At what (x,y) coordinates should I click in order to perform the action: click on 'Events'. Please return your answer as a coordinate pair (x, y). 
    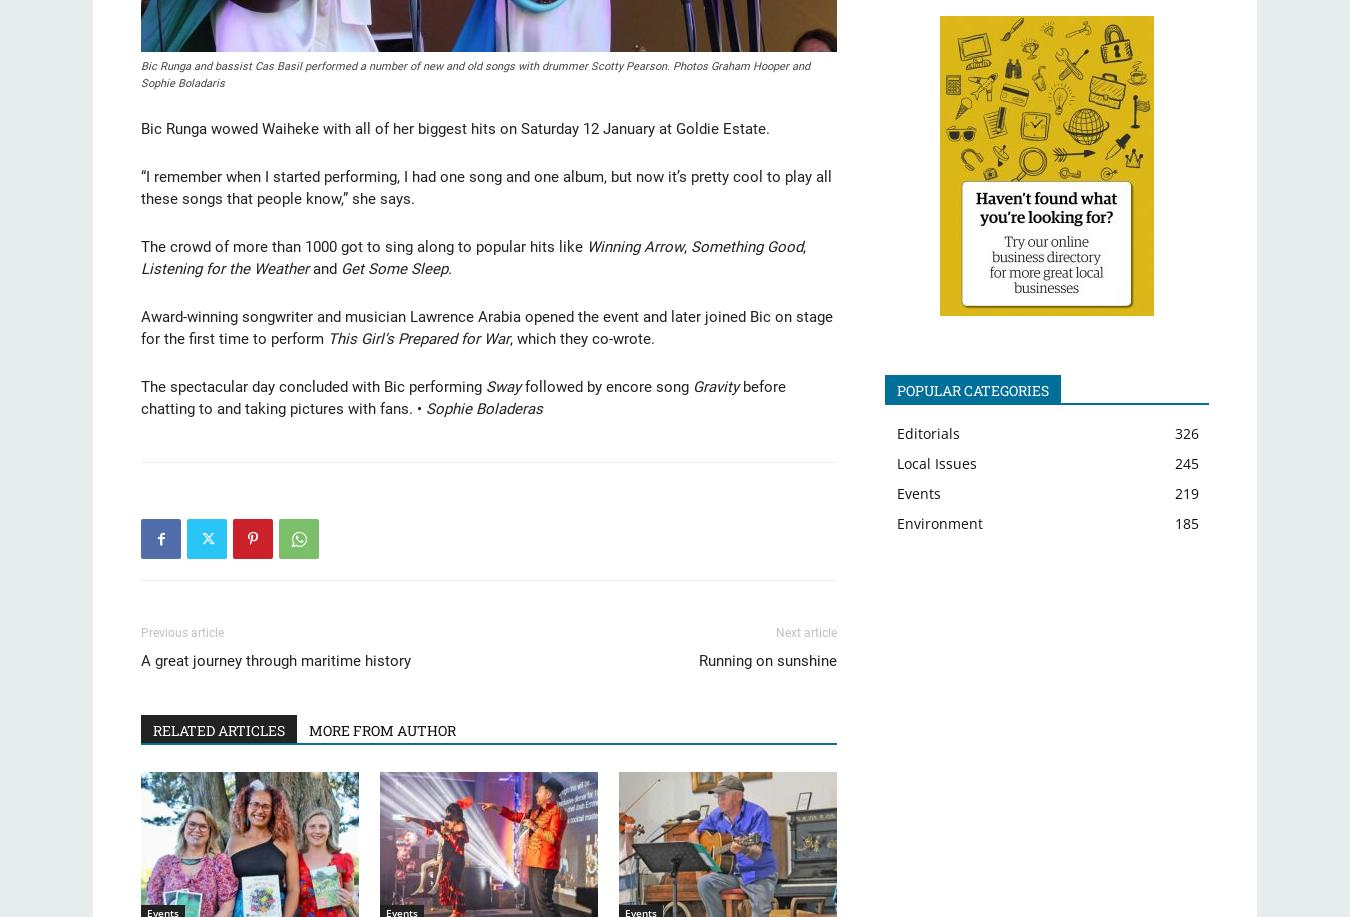
    Looking at the image, I should click on (917, 491).